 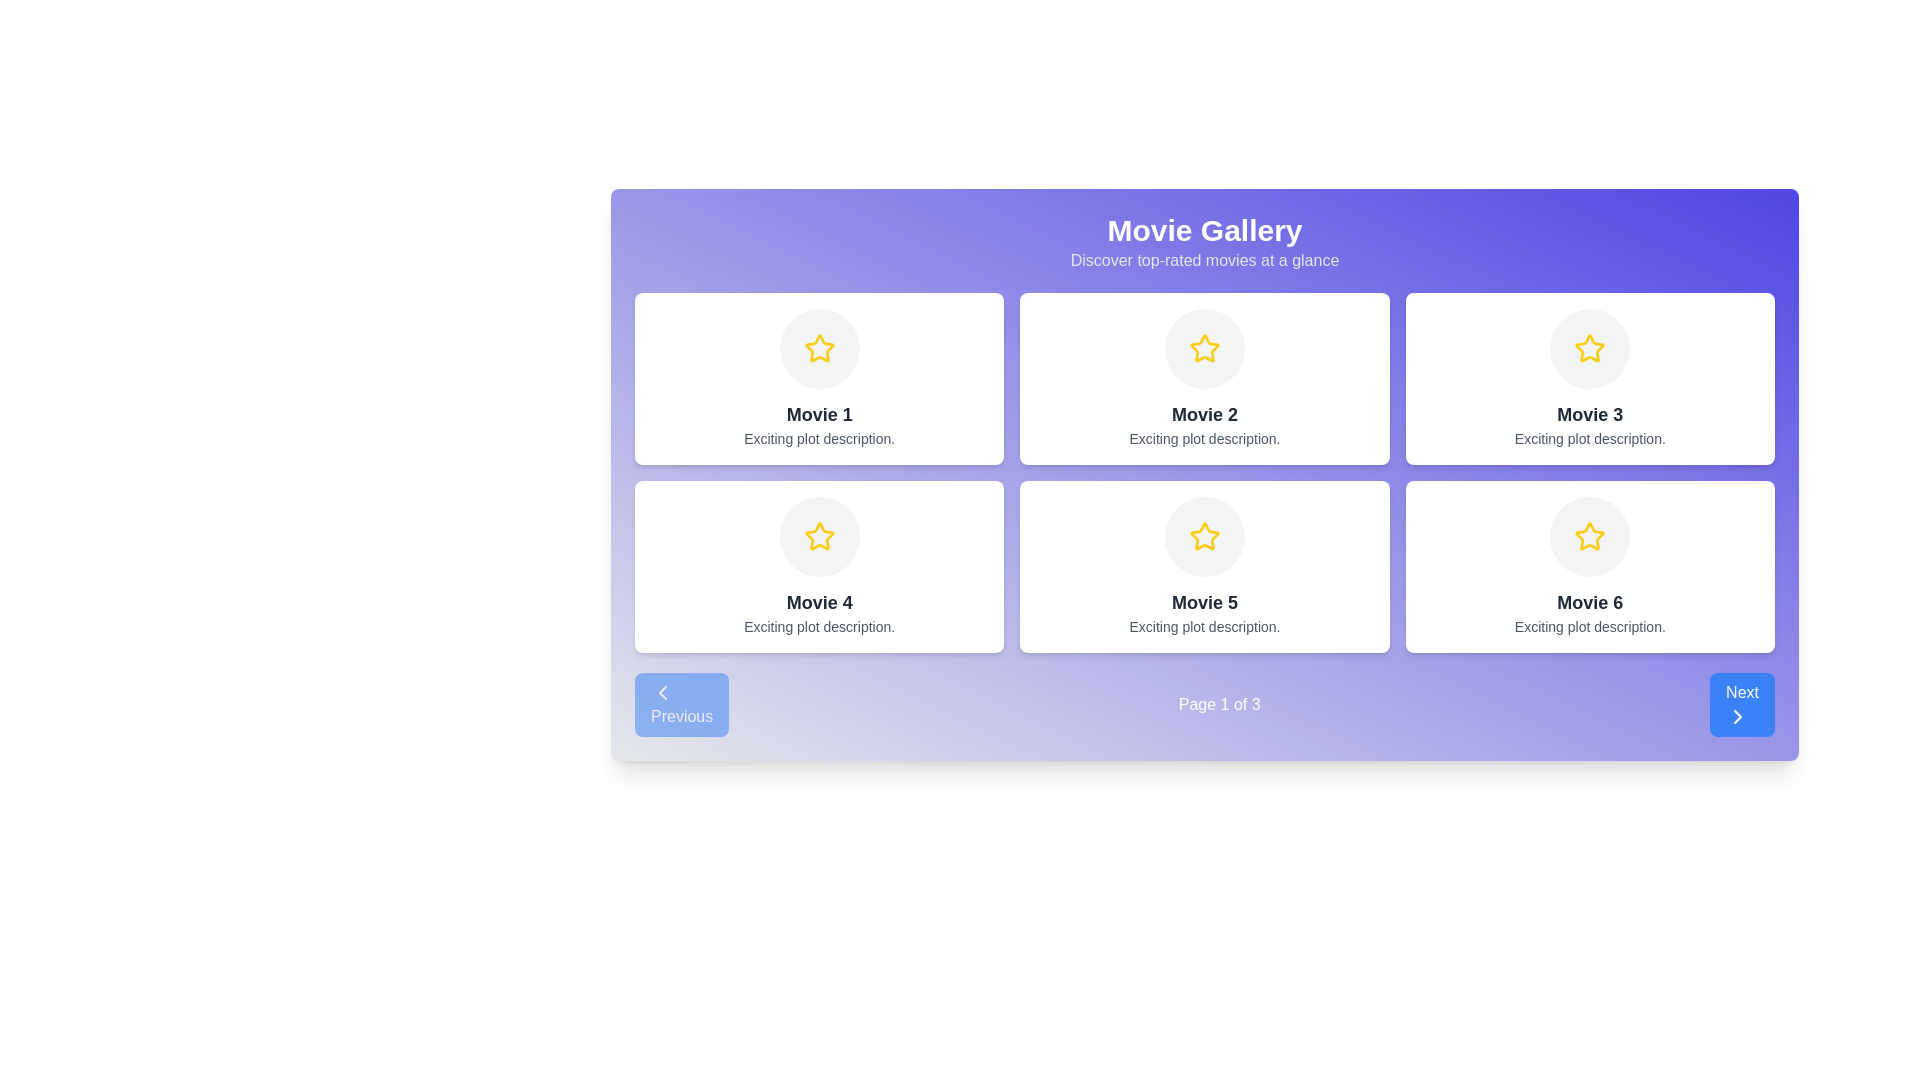 I want to click on the star icon with a yellow outline and transparent fill located at the top of the 'Movie 5' card in the grid layout, so click(x=1203, y=535).